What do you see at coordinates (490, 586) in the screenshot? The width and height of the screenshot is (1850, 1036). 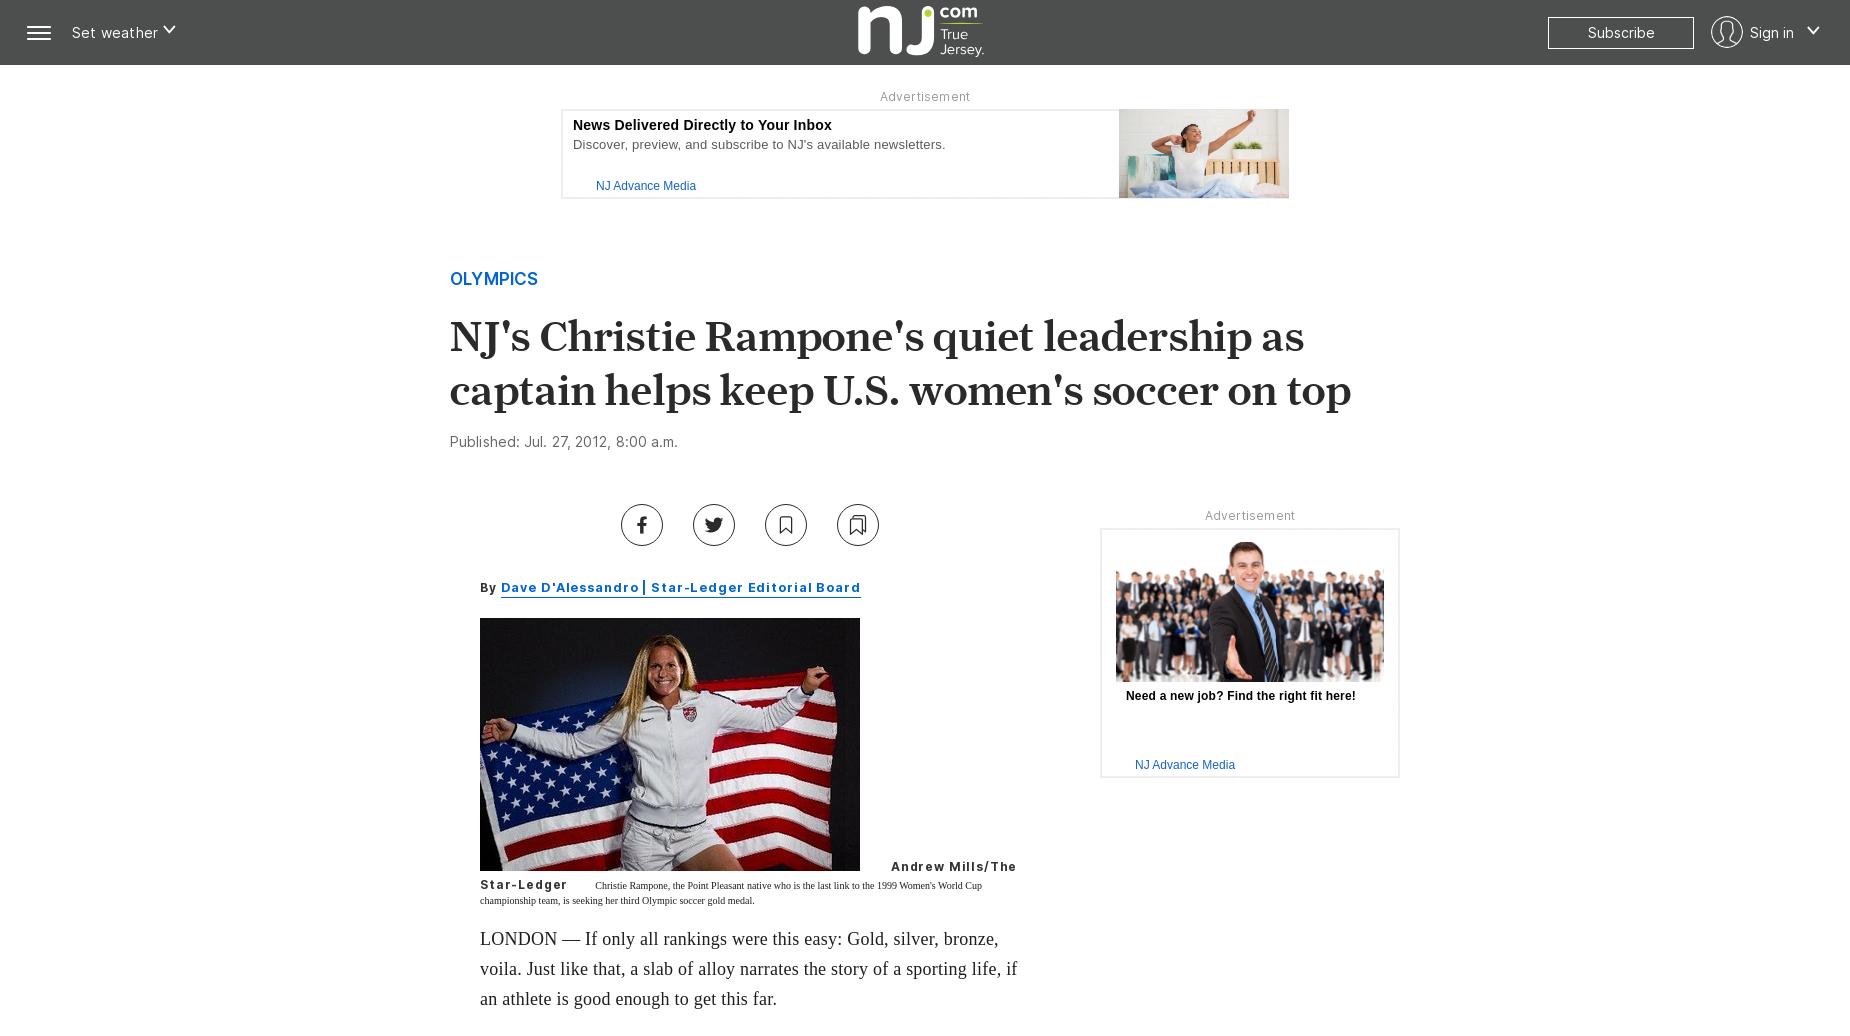 I see `'By'` at bounding box center [490, 586].